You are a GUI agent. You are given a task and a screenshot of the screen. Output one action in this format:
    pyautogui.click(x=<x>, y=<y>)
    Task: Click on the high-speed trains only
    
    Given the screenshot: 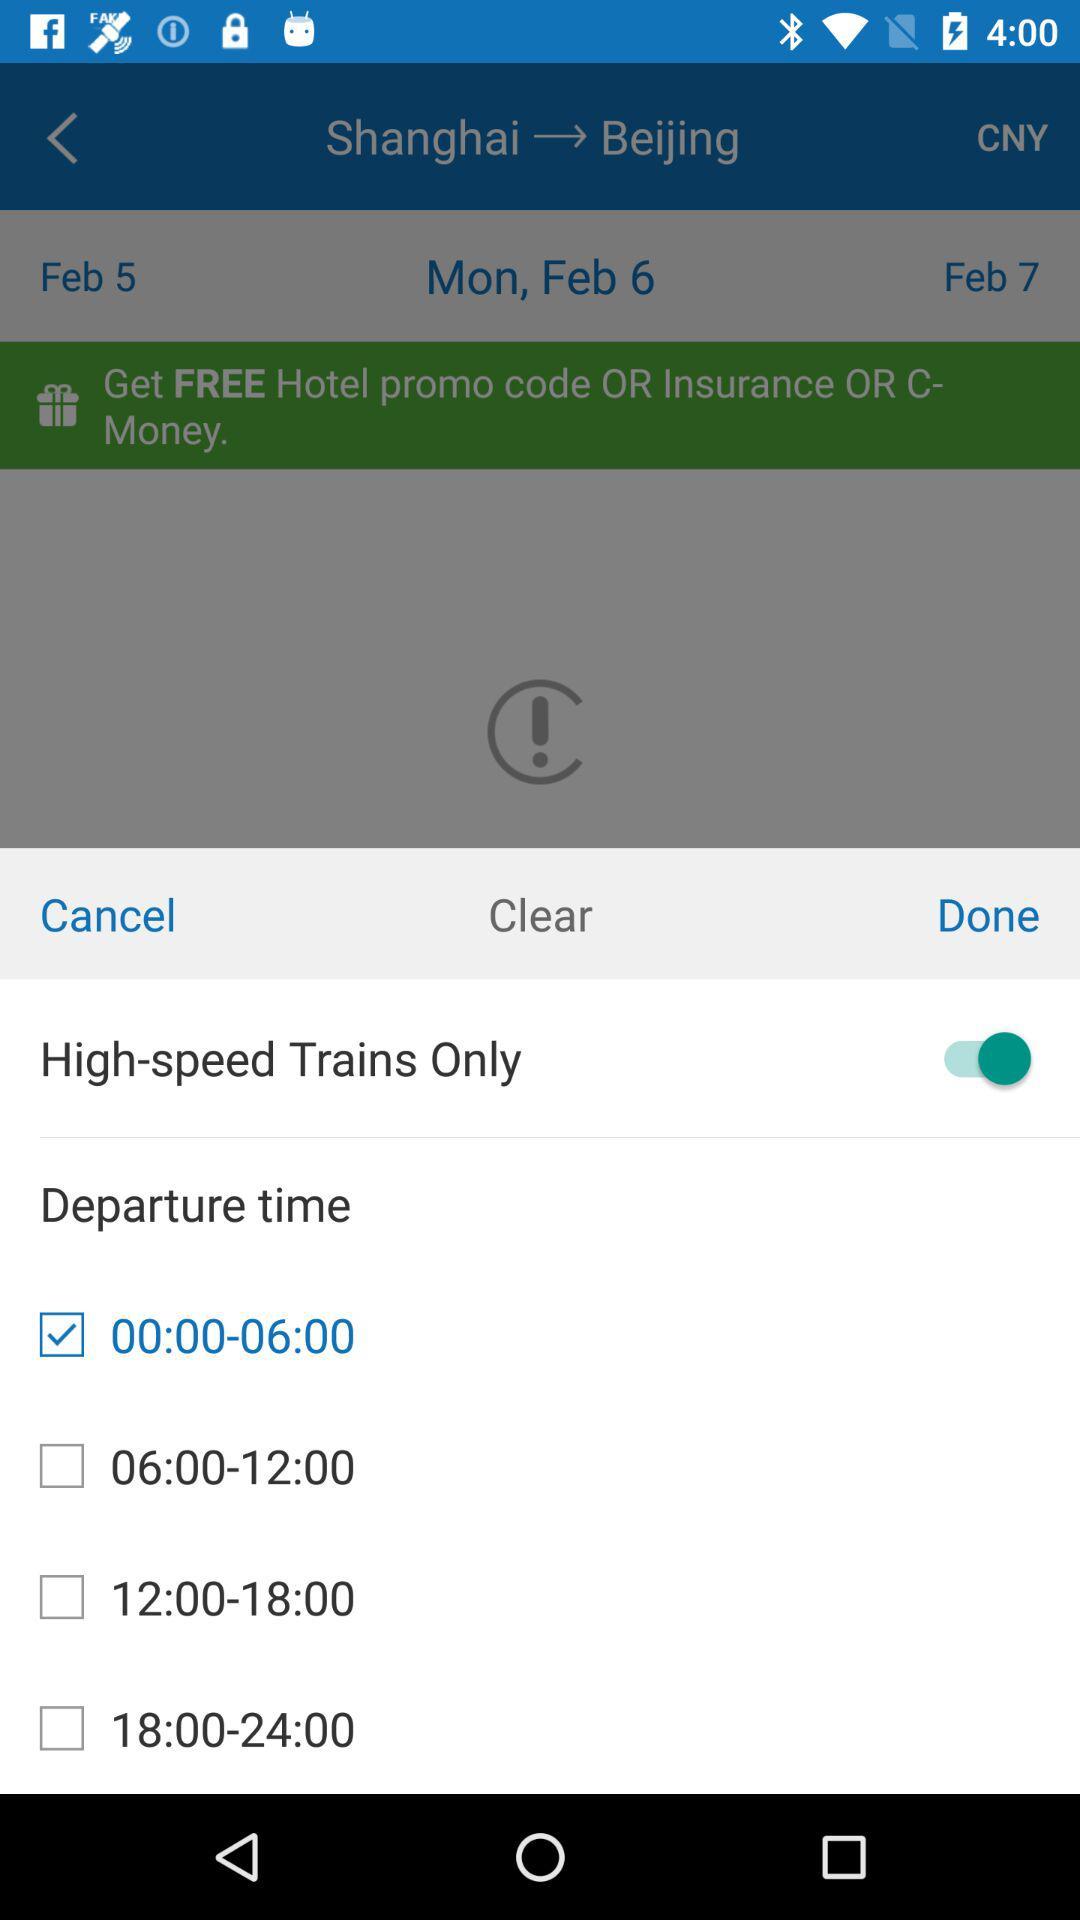 What is the action you would take?
    pyautogui.click(x=977, y=1057)
    